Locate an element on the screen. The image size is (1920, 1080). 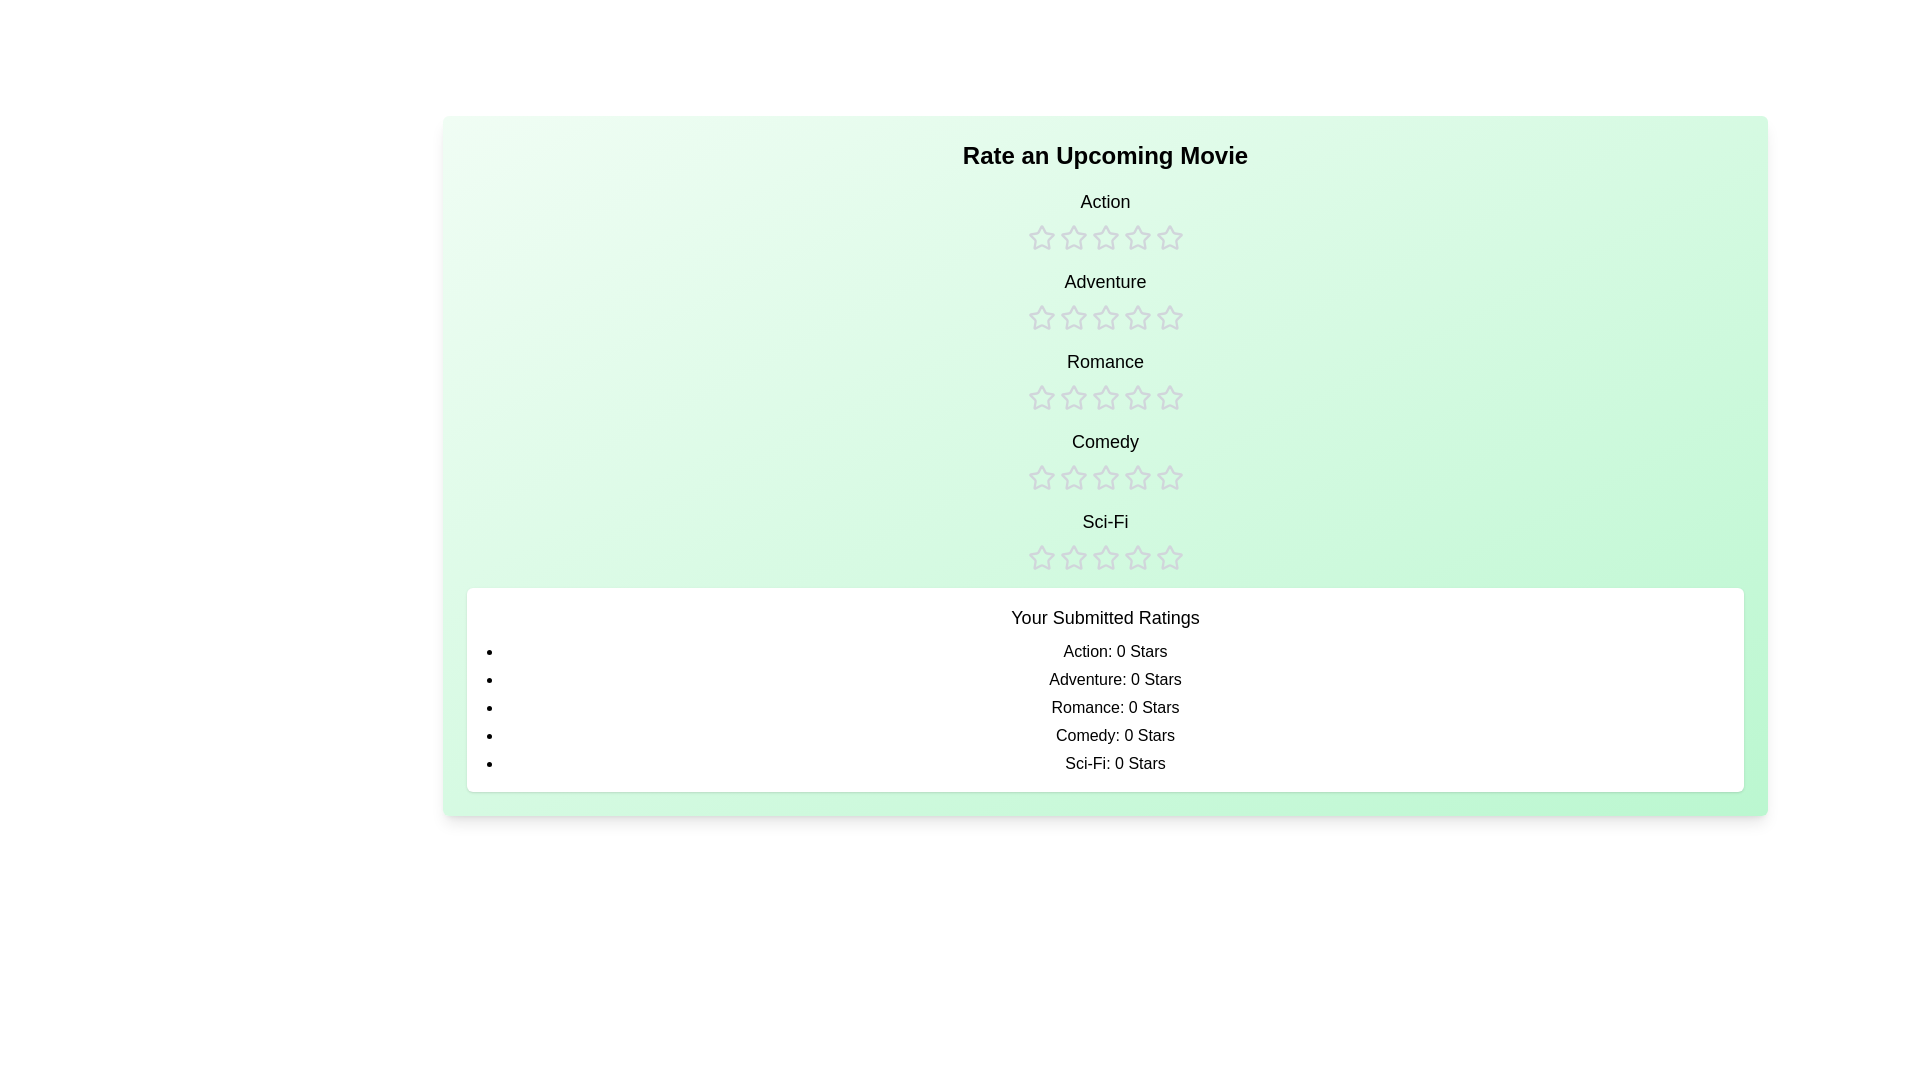
the rating for the Action category to 5 stars is located at coordinates (1169, 219).